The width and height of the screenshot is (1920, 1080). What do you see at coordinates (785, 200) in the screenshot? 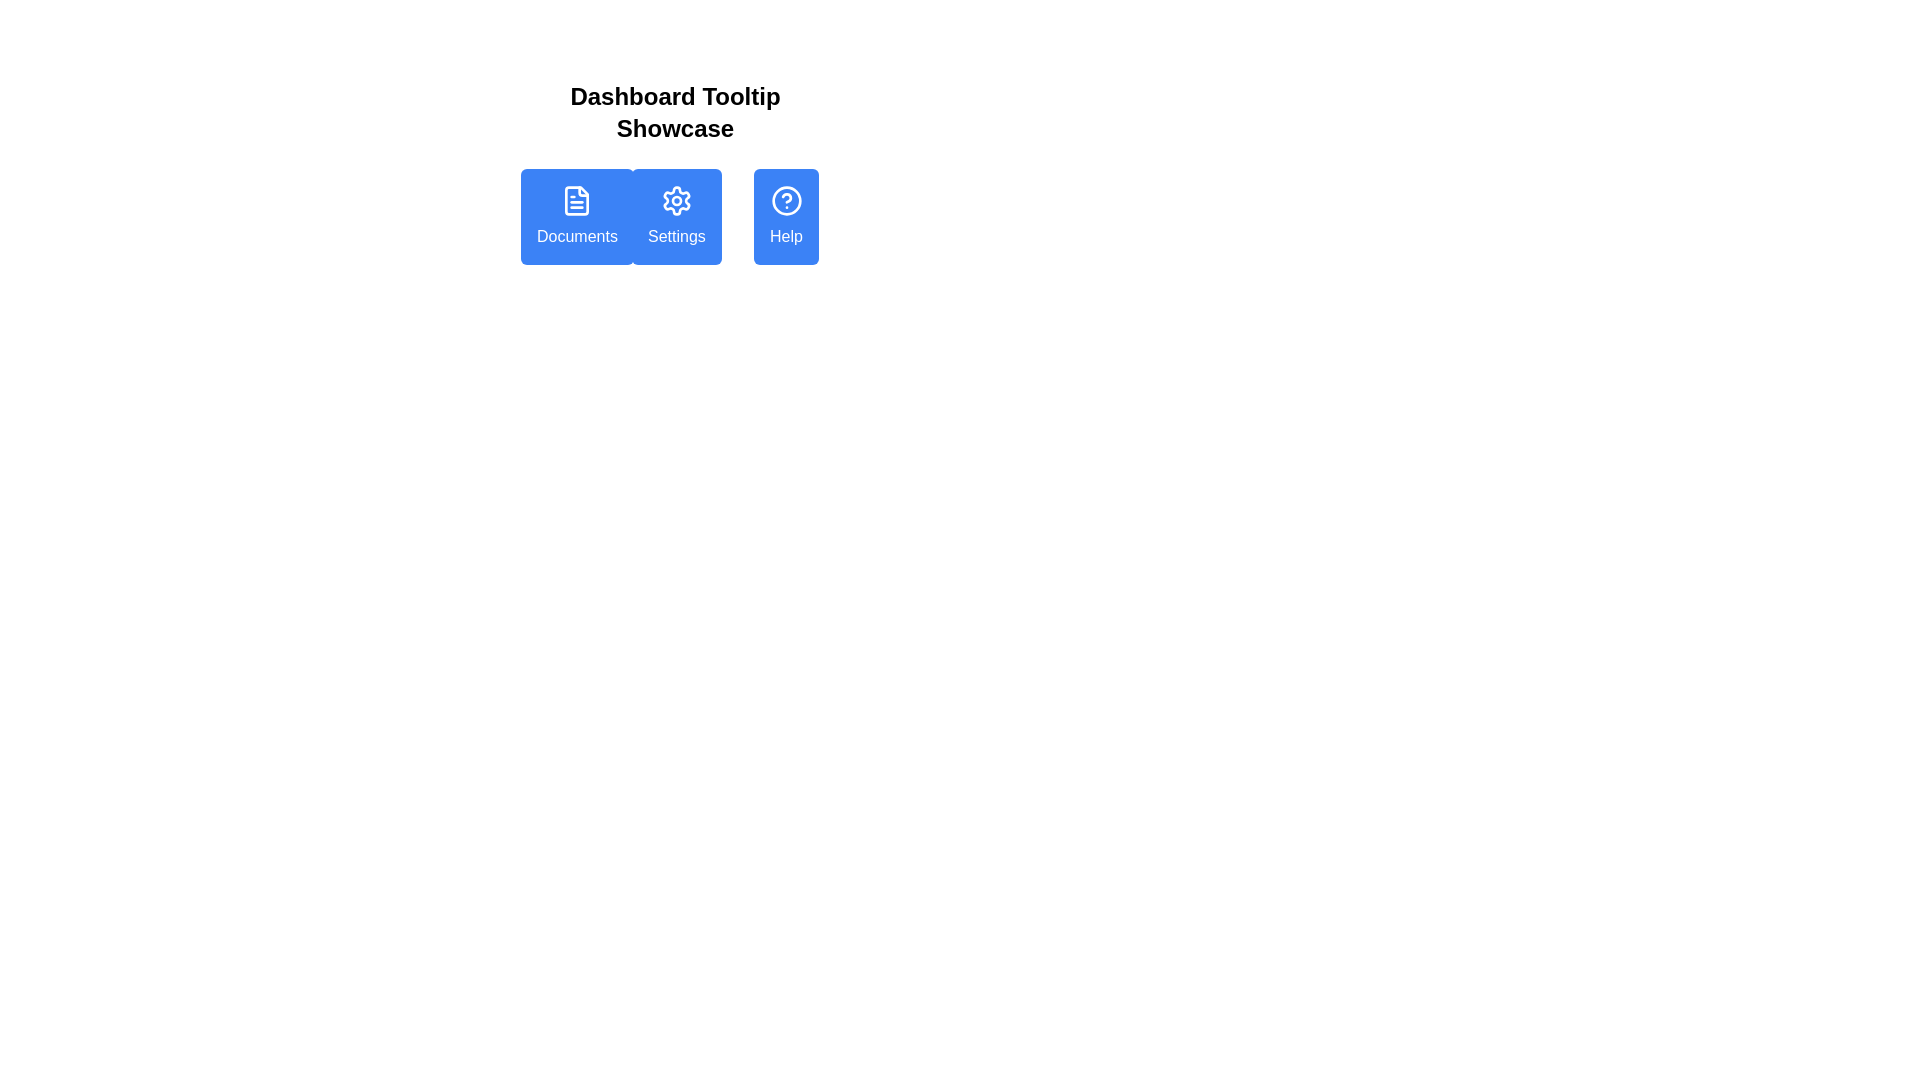
I see `the help icon, which is a circular outline with a question mark embedded, located within the 'Help' button on the far-right of a horizontal row of three buttons` at bounding box center [785, 200].